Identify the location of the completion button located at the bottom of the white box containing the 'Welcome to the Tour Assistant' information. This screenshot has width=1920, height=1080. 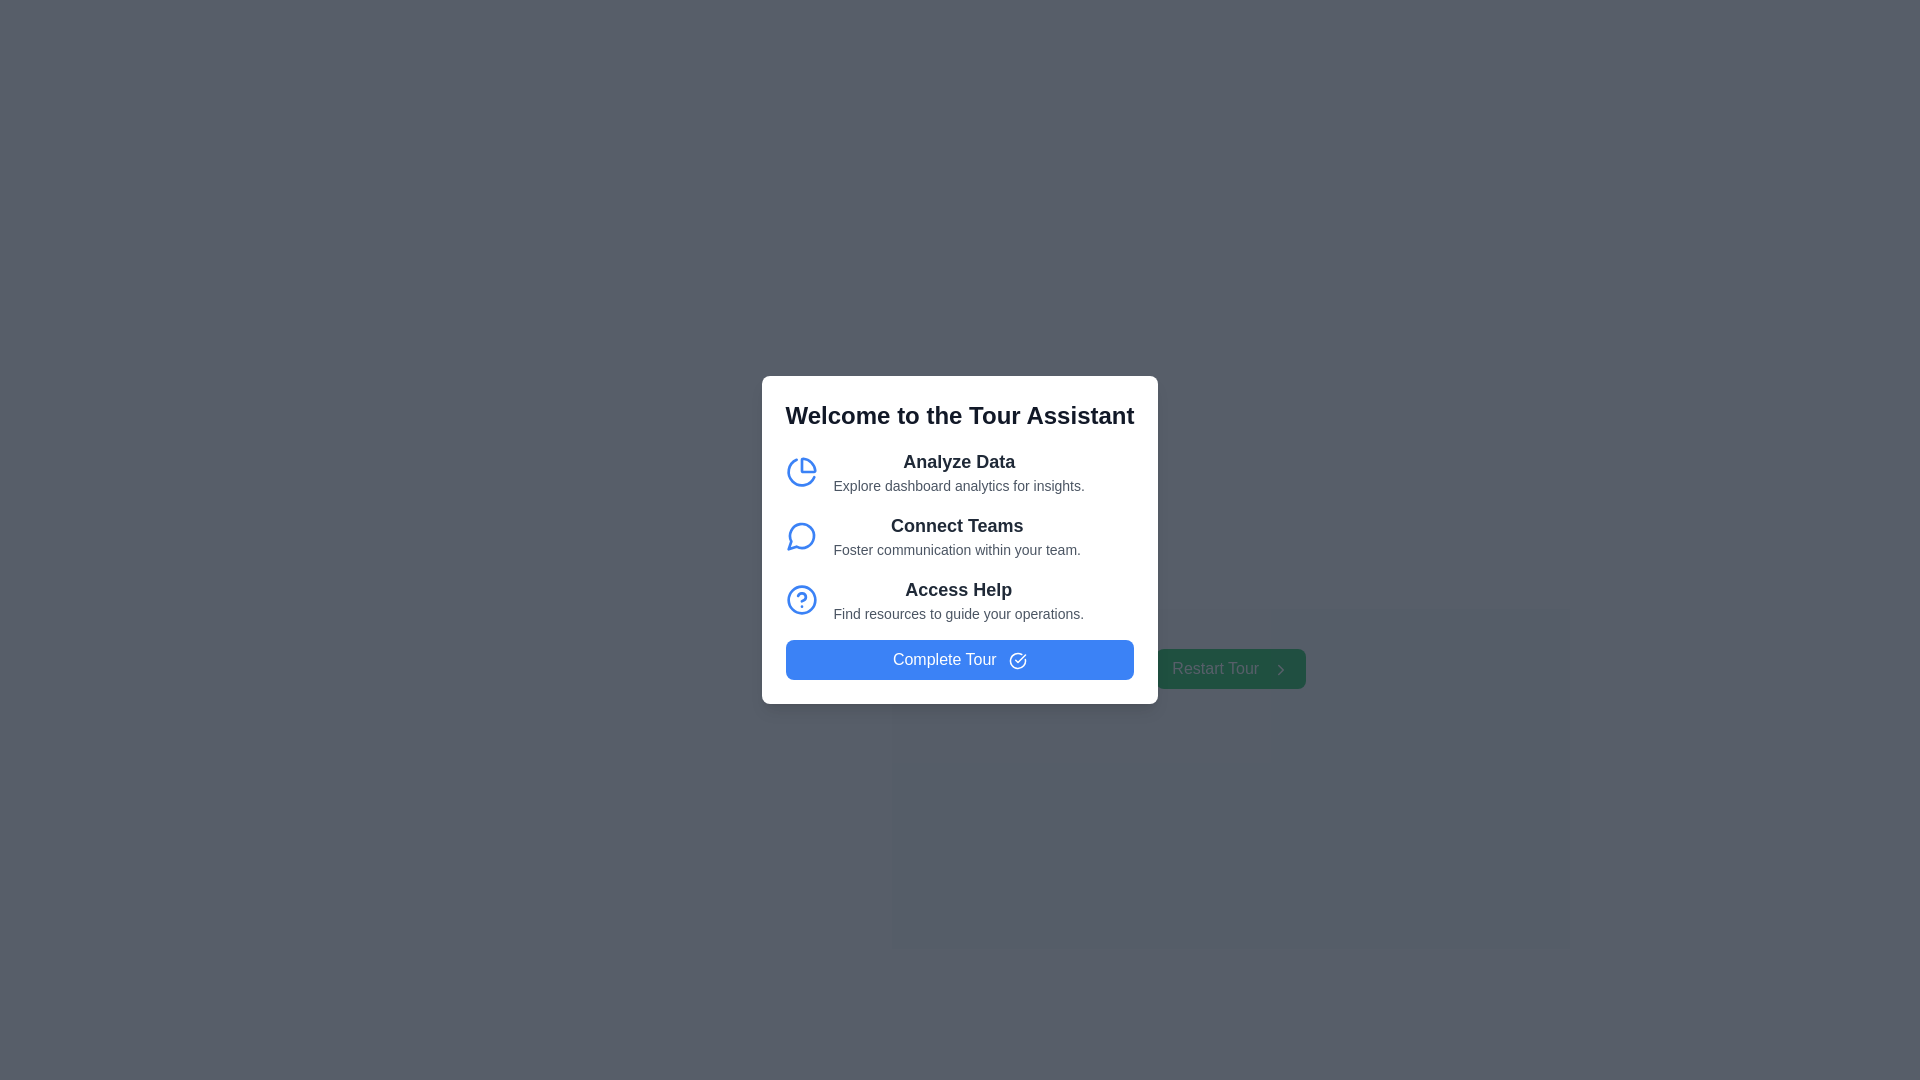
(960, 659).